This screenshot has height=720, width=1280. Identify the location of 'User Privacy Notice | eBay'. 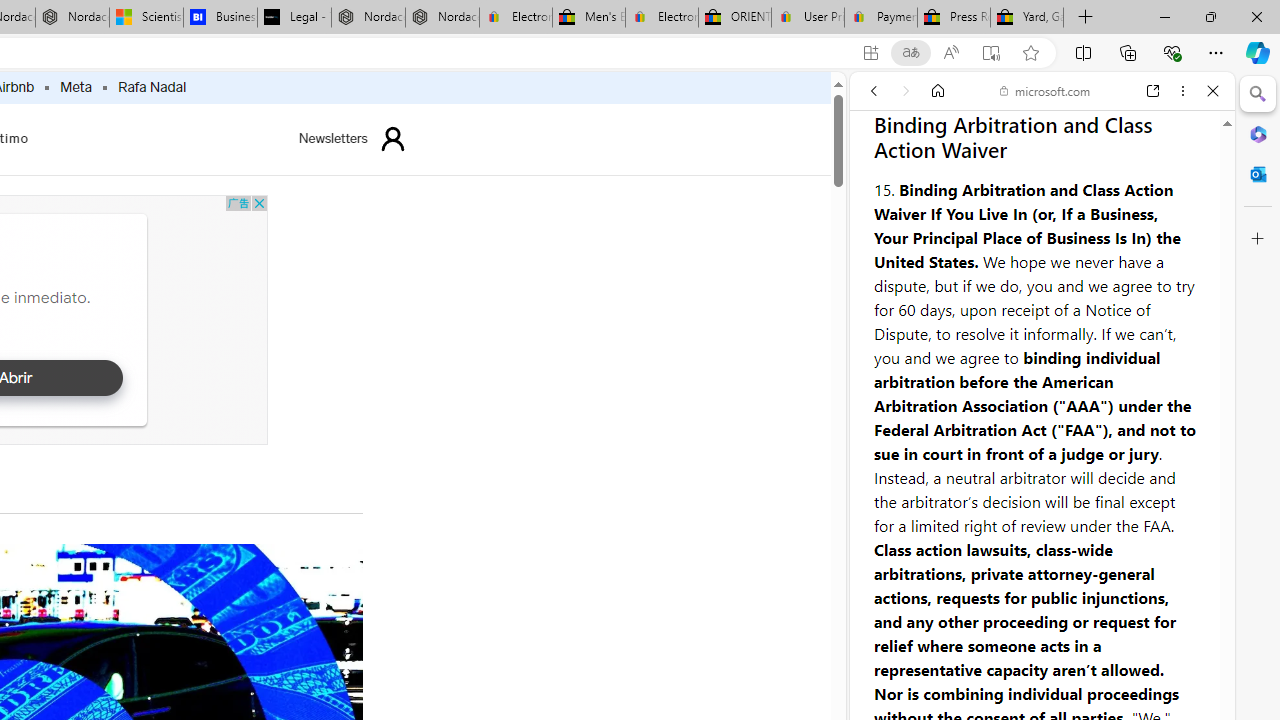
(807, 17).